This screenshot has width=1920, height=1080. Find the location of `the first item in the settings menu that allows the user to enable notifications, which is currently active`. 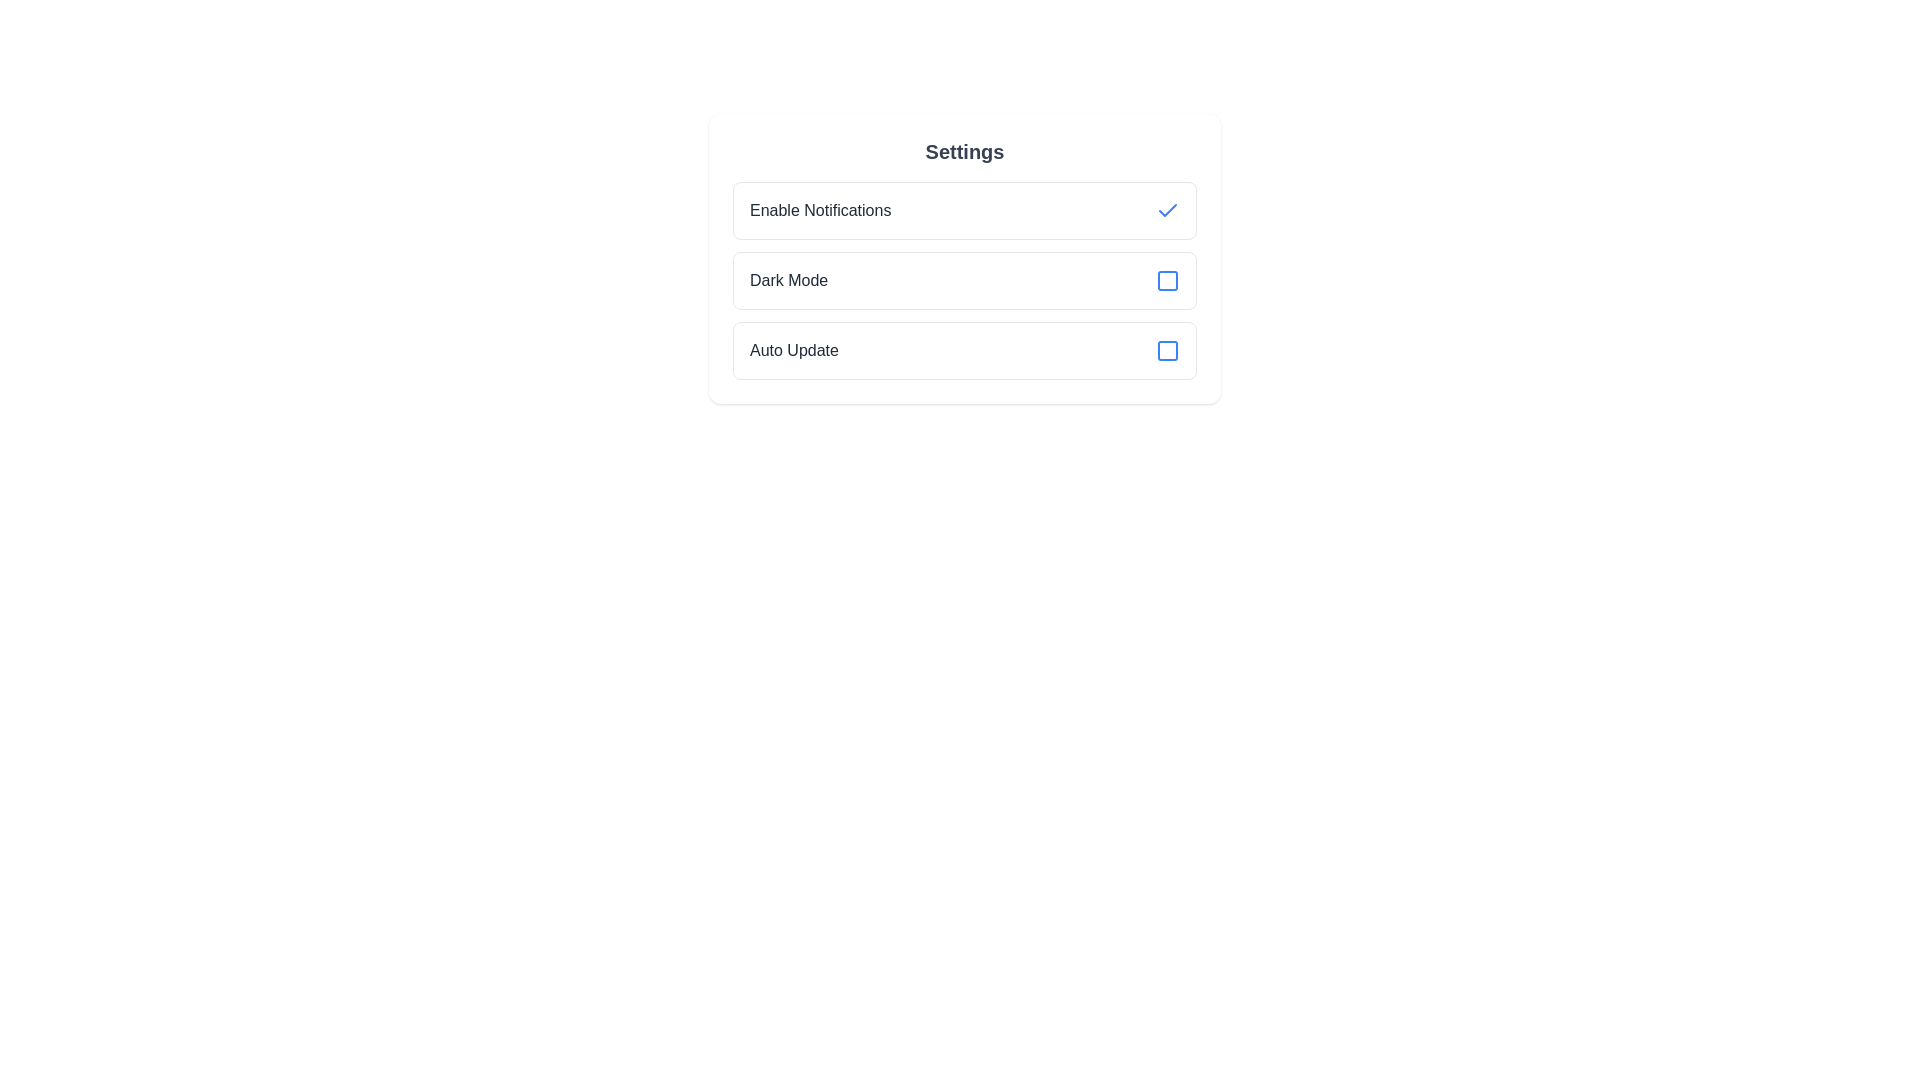

the first item in the settings menu that allows the user to enable notifications, which is currently active is located at coordinates (964, 211).